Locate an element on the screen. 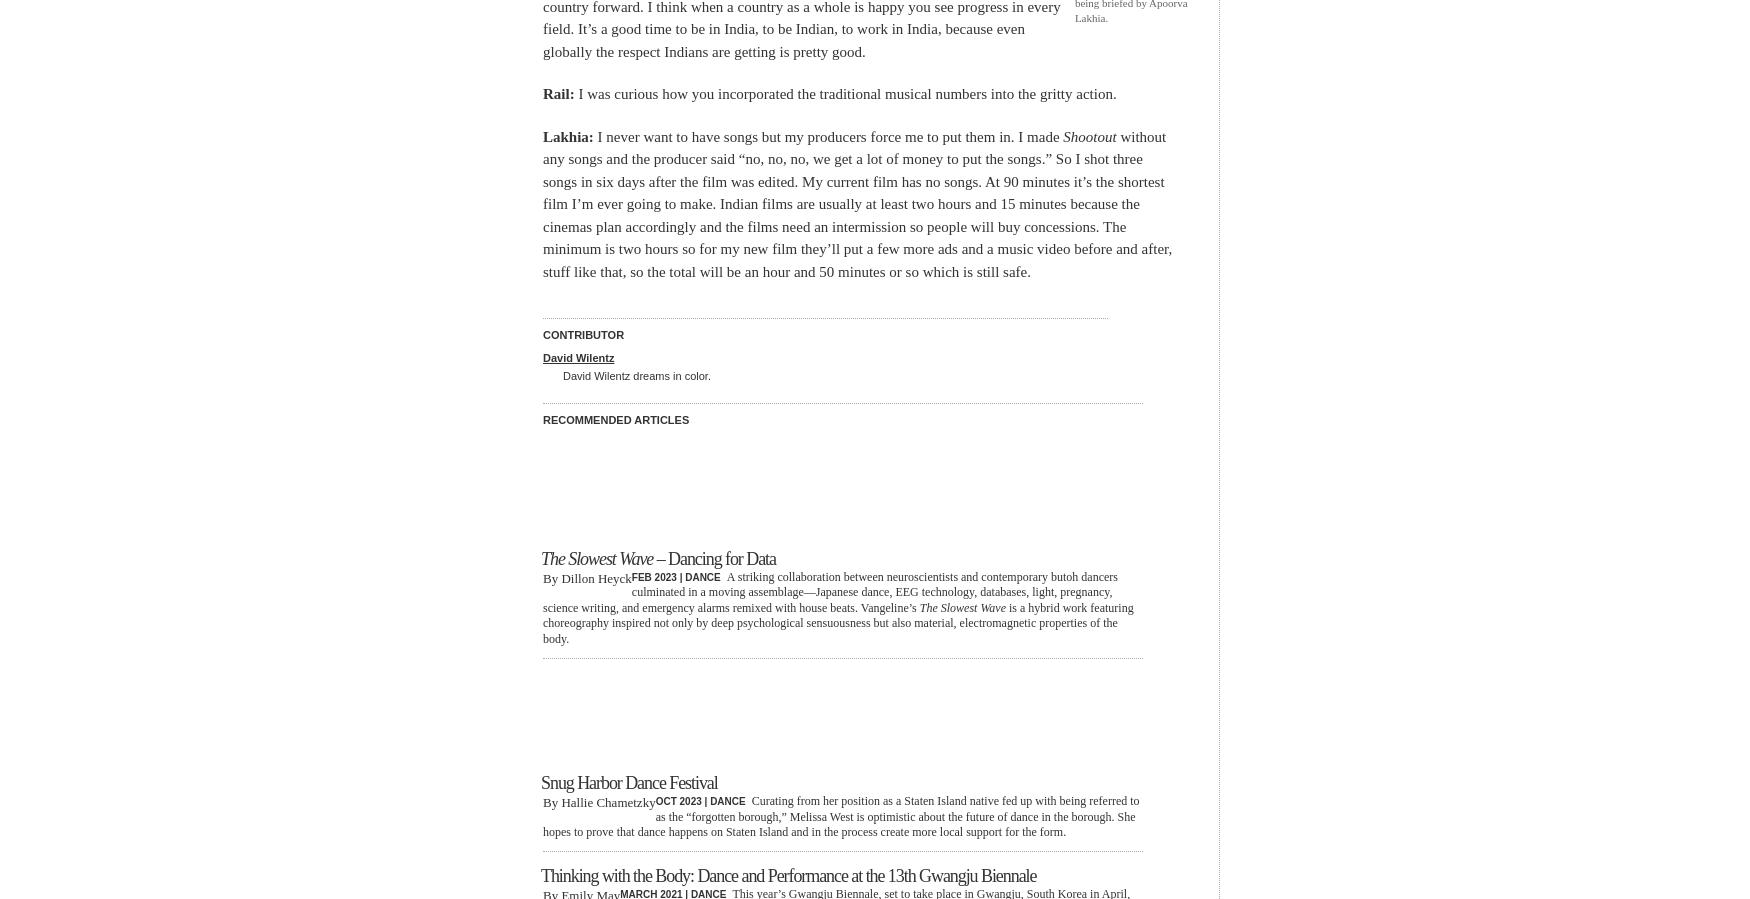  'is a hybrid work featuring choreography inspired not only by deep psychological sensuousness but also material, electromagnetic properties of the body.' is located at coordinates (838, 622).